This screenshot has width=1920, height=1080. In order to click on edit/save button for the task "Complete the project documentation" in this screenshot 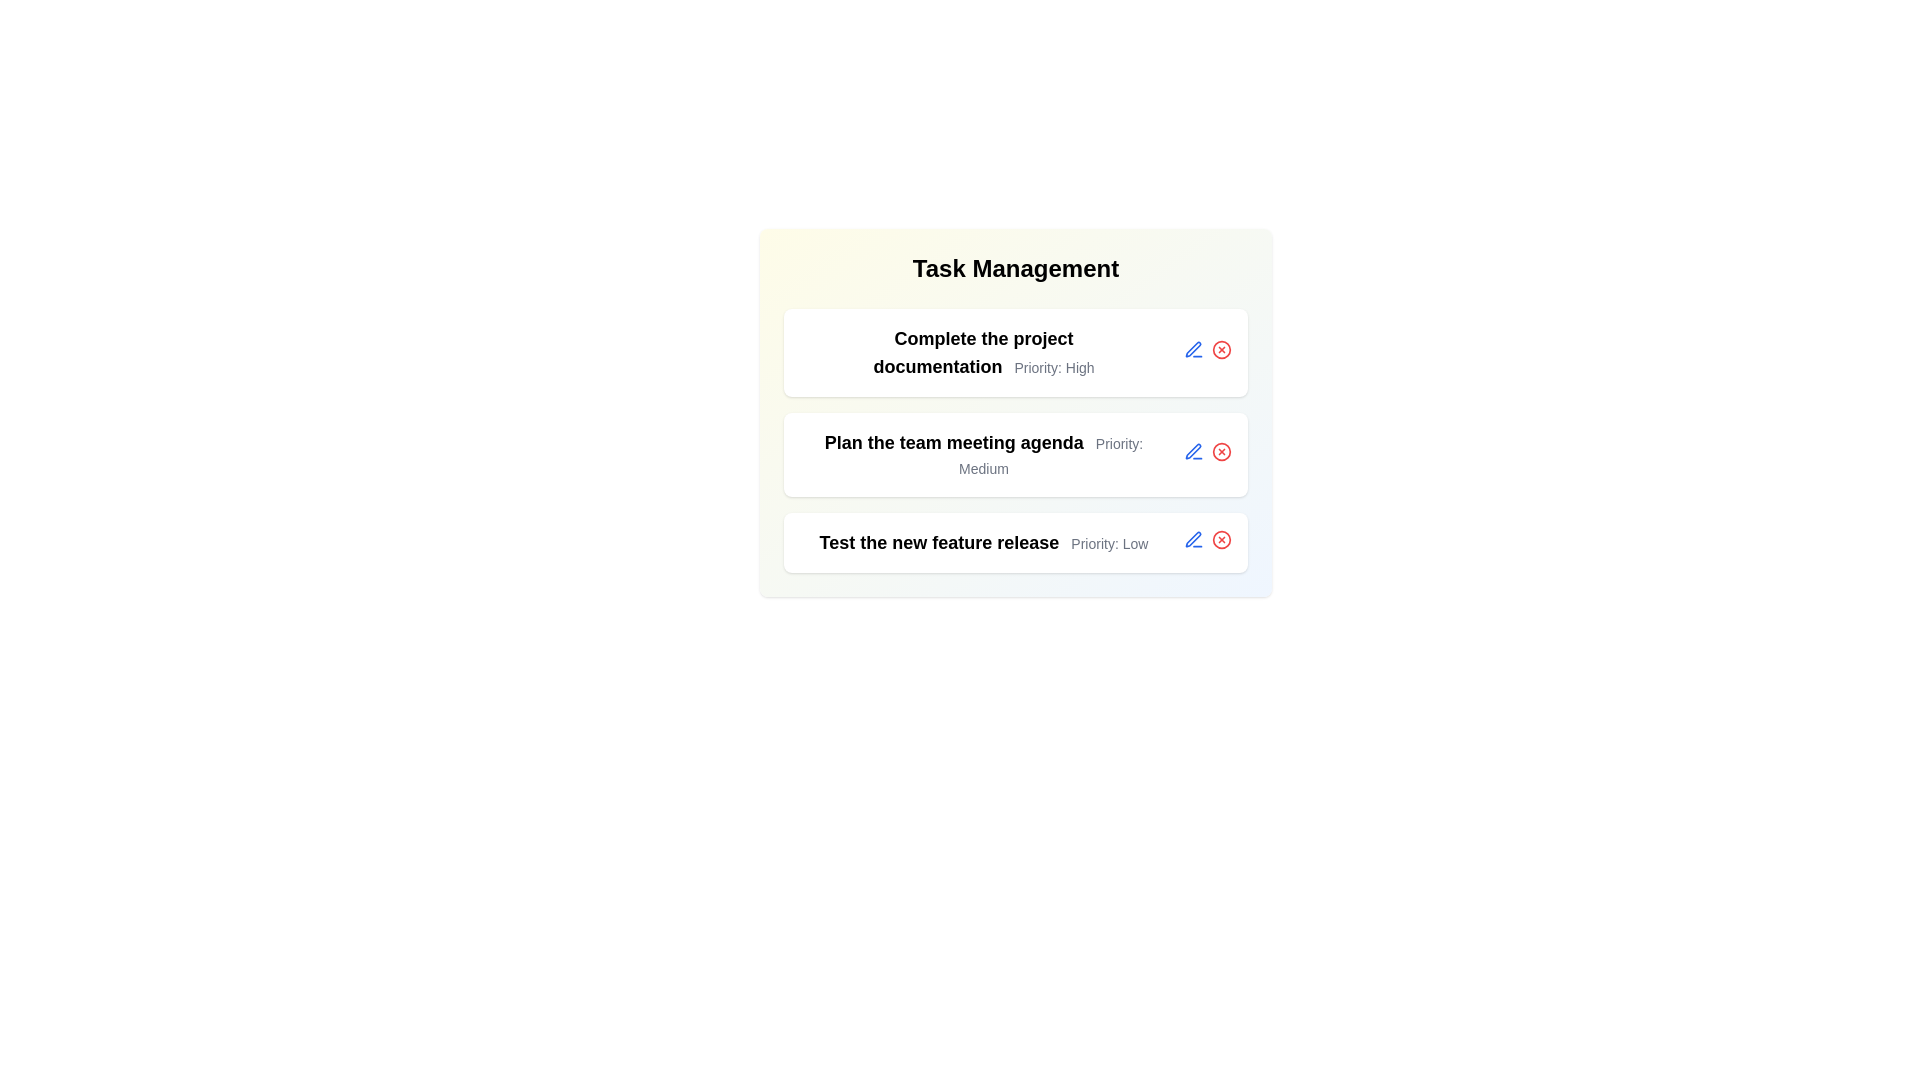, I will do `click(1194, 348)`.